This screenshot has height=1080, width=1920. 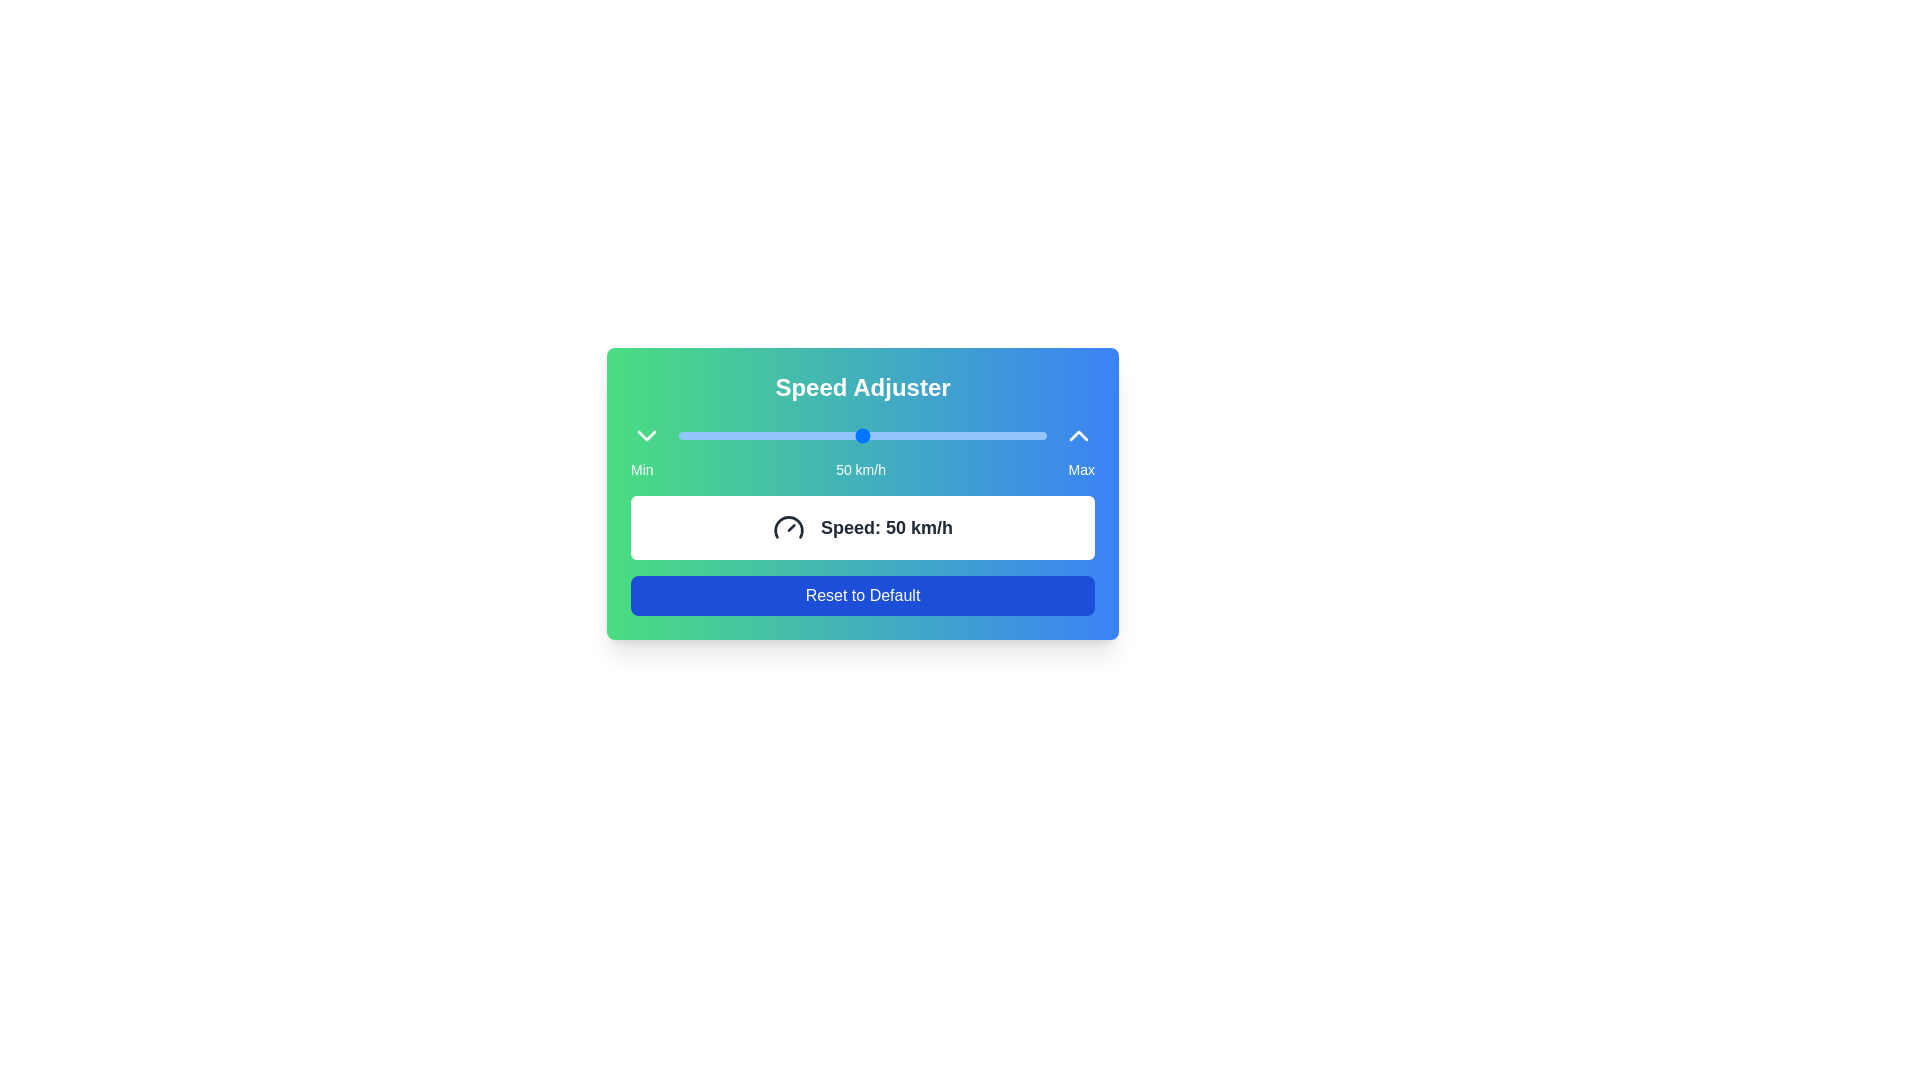 I want to click on the slider value, so click(x=957, y=434).